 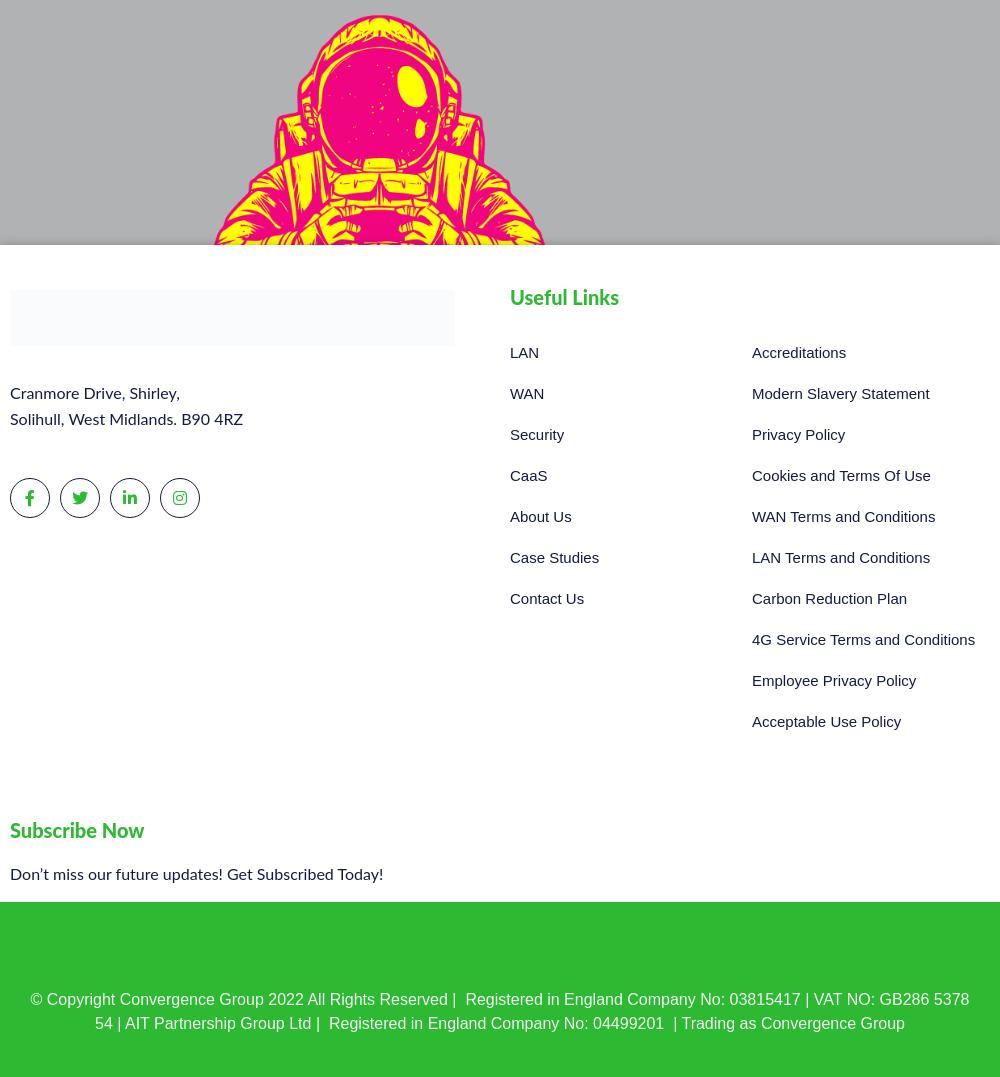 What do you see at coordinates (524, 351) in the screenshot?
I see `'LAN'` at bounding box center [524, 351].